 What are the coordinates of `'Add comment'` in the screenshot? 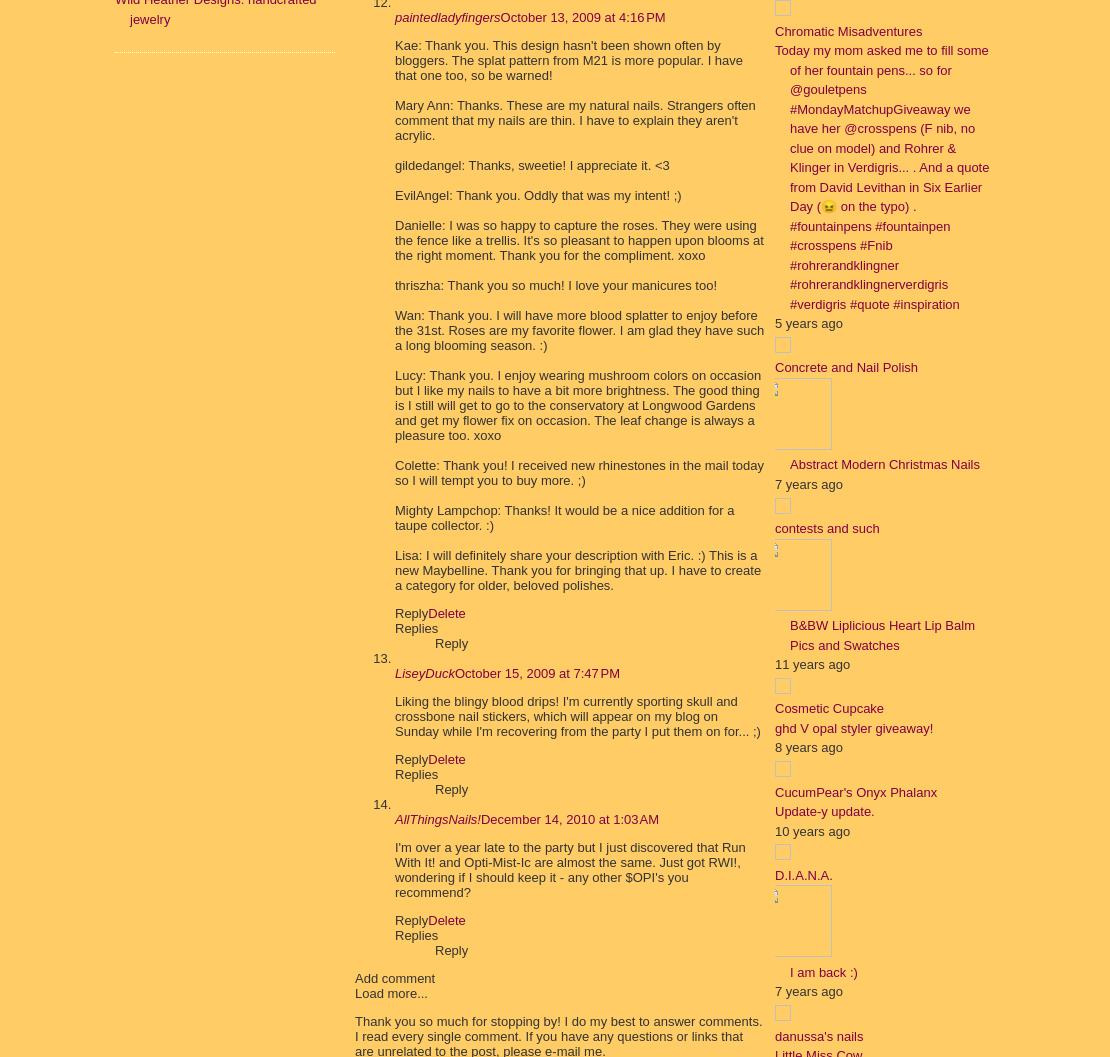 It's located at (394, 978).